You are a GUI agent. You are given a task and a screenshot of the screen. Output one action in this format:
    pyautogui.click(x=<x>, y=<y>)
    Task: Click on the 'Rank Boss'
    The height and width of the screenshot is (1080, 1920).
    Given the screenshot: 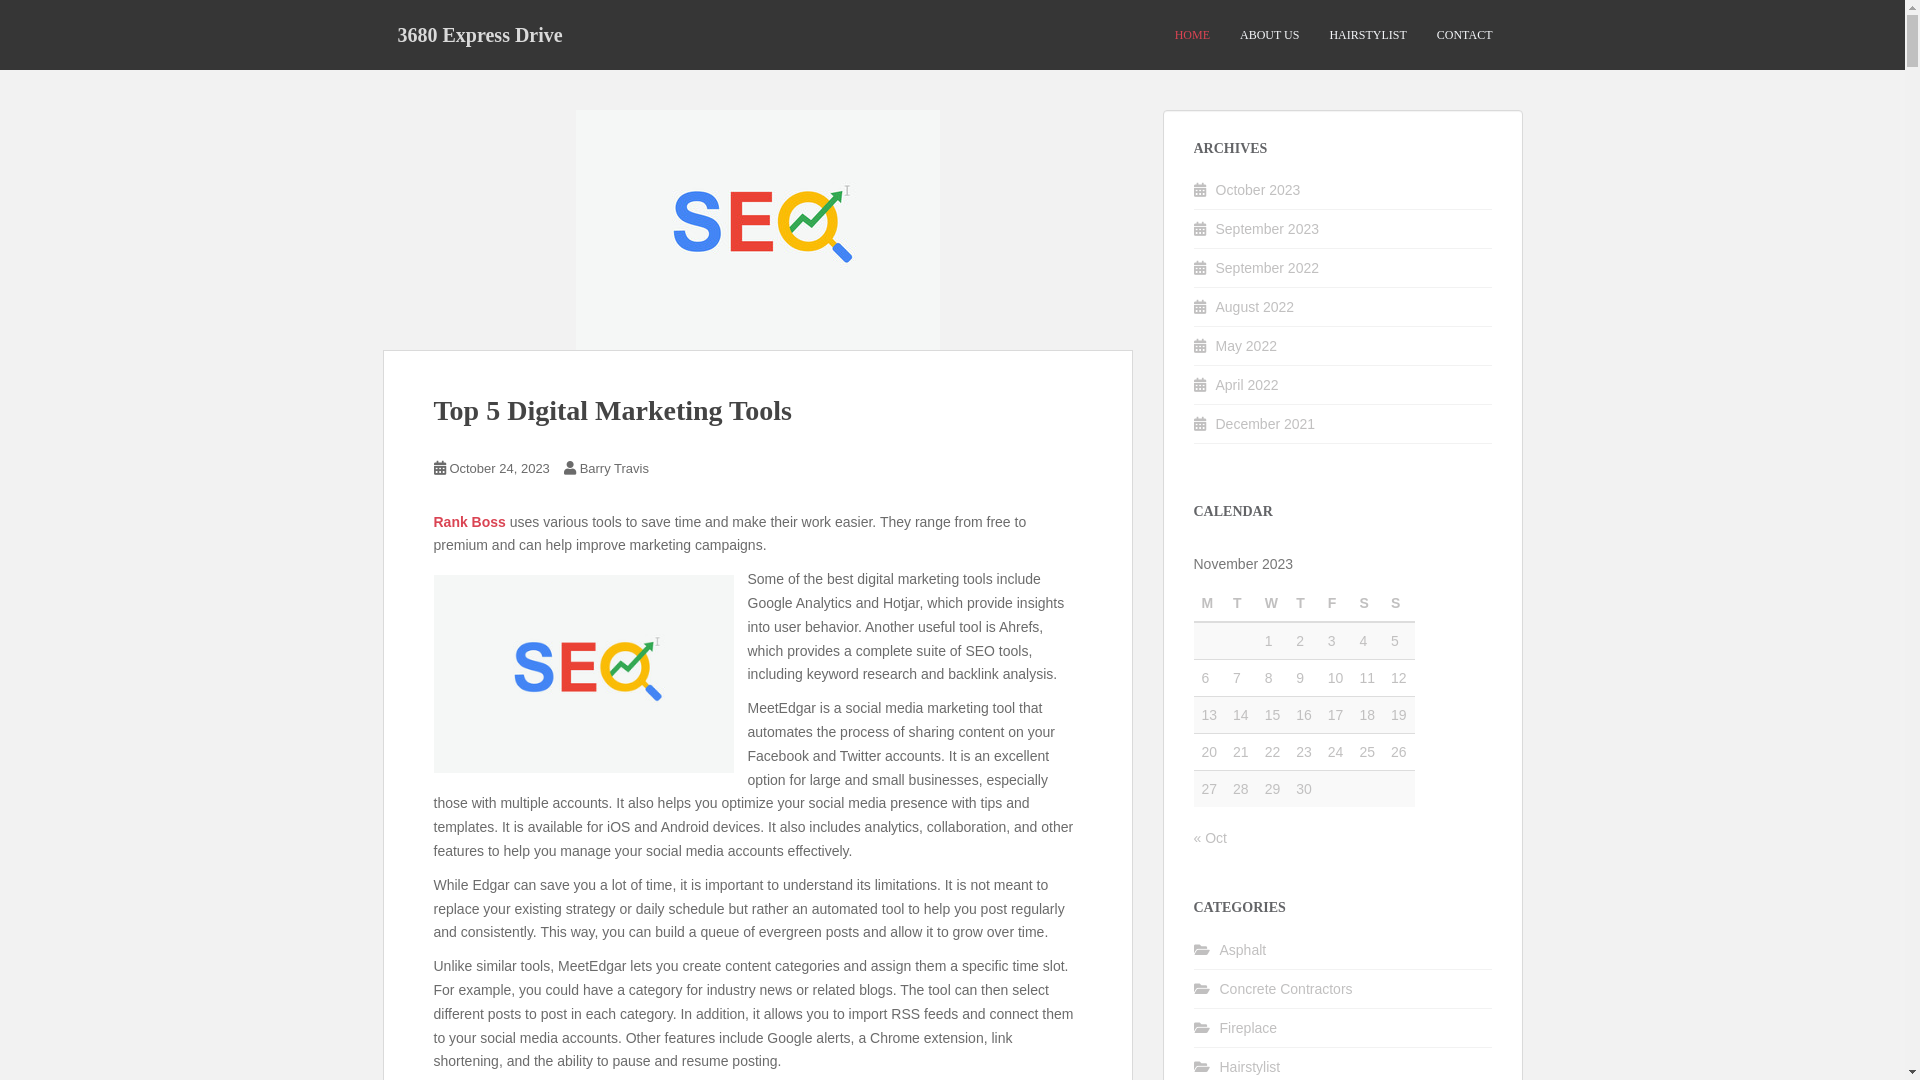 What is the action you would take?
    pyautogui.click(x=432, y=520)
    